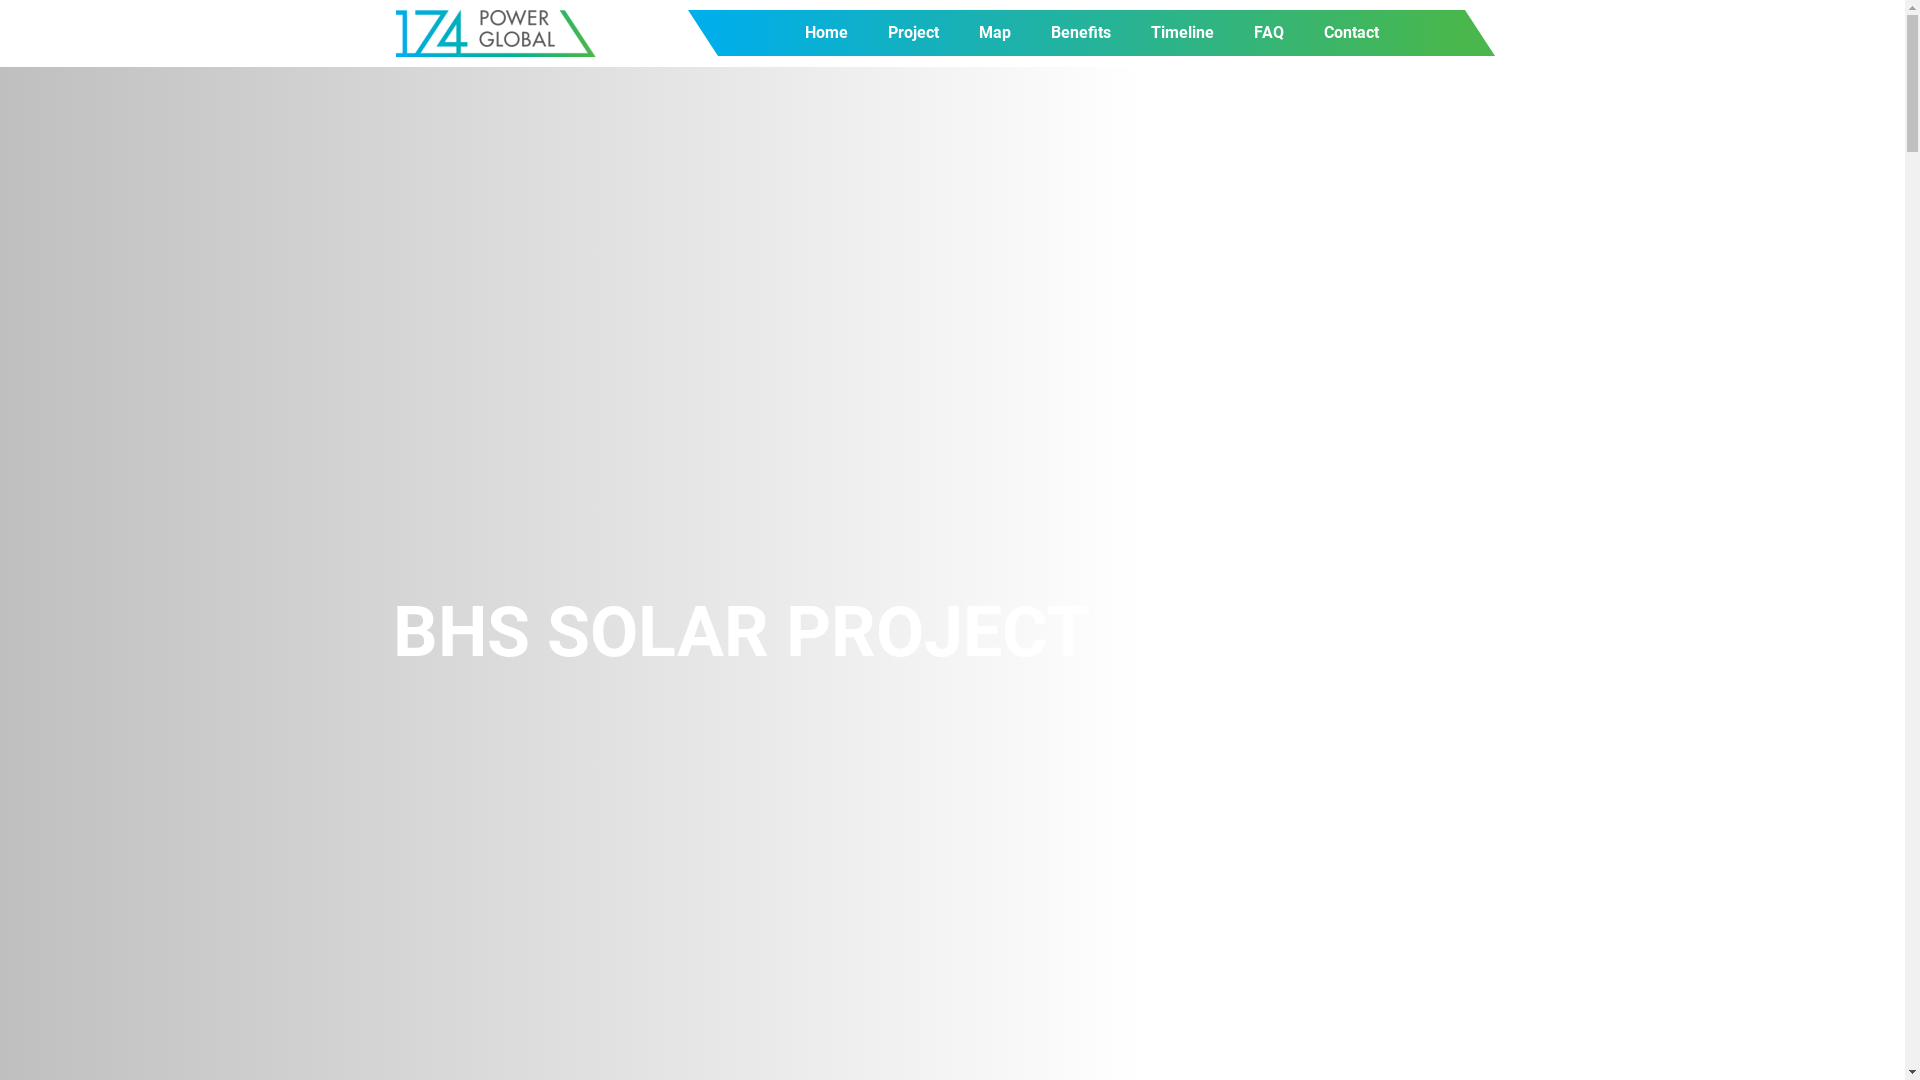  I want to click on 'Contact', so click(1351, 33).